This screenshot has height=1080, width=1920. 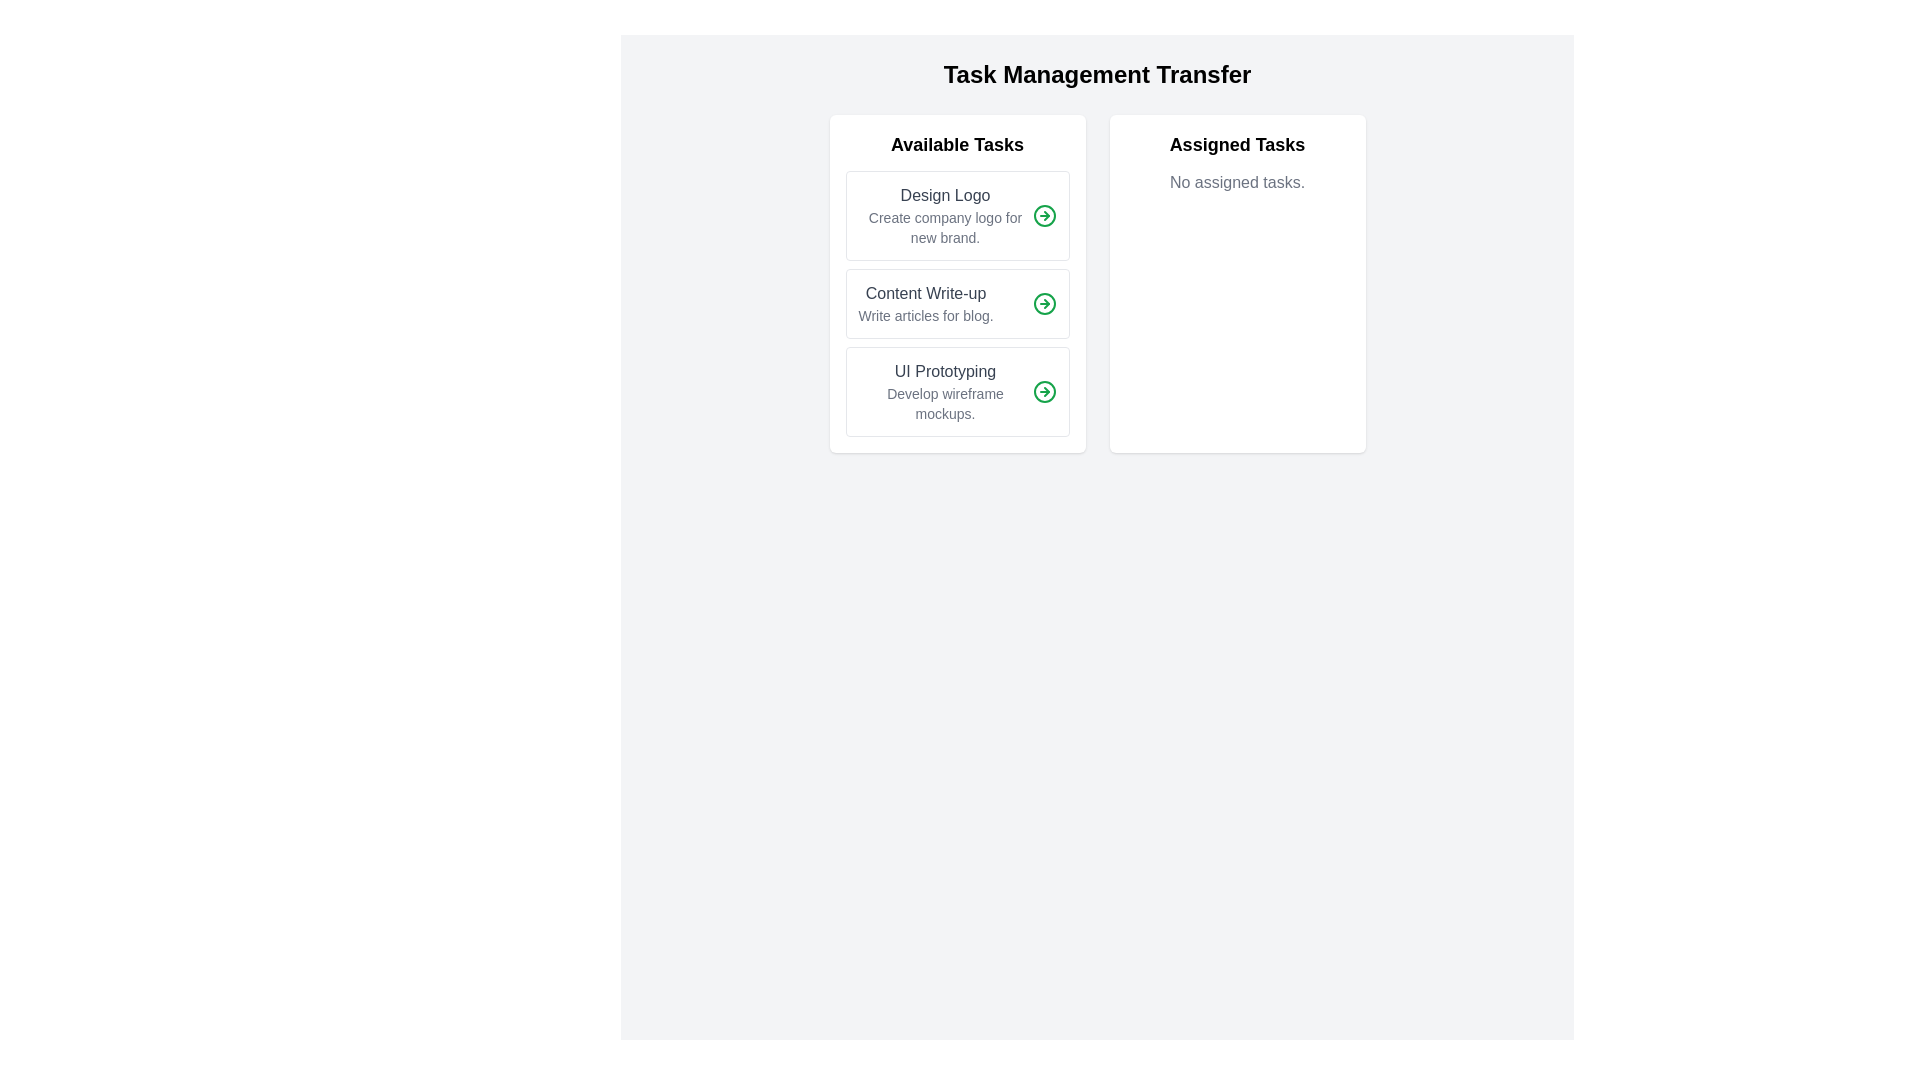 What do you see at coordinates (1043, 304) in the screenshot?
I see `the SVG circle element representing a right arrow, which is enclosed in a green circular outline, located in the right area of the 'Content Write-up' task row under 'Available Tasks'` at bounding box center [1043, 304].